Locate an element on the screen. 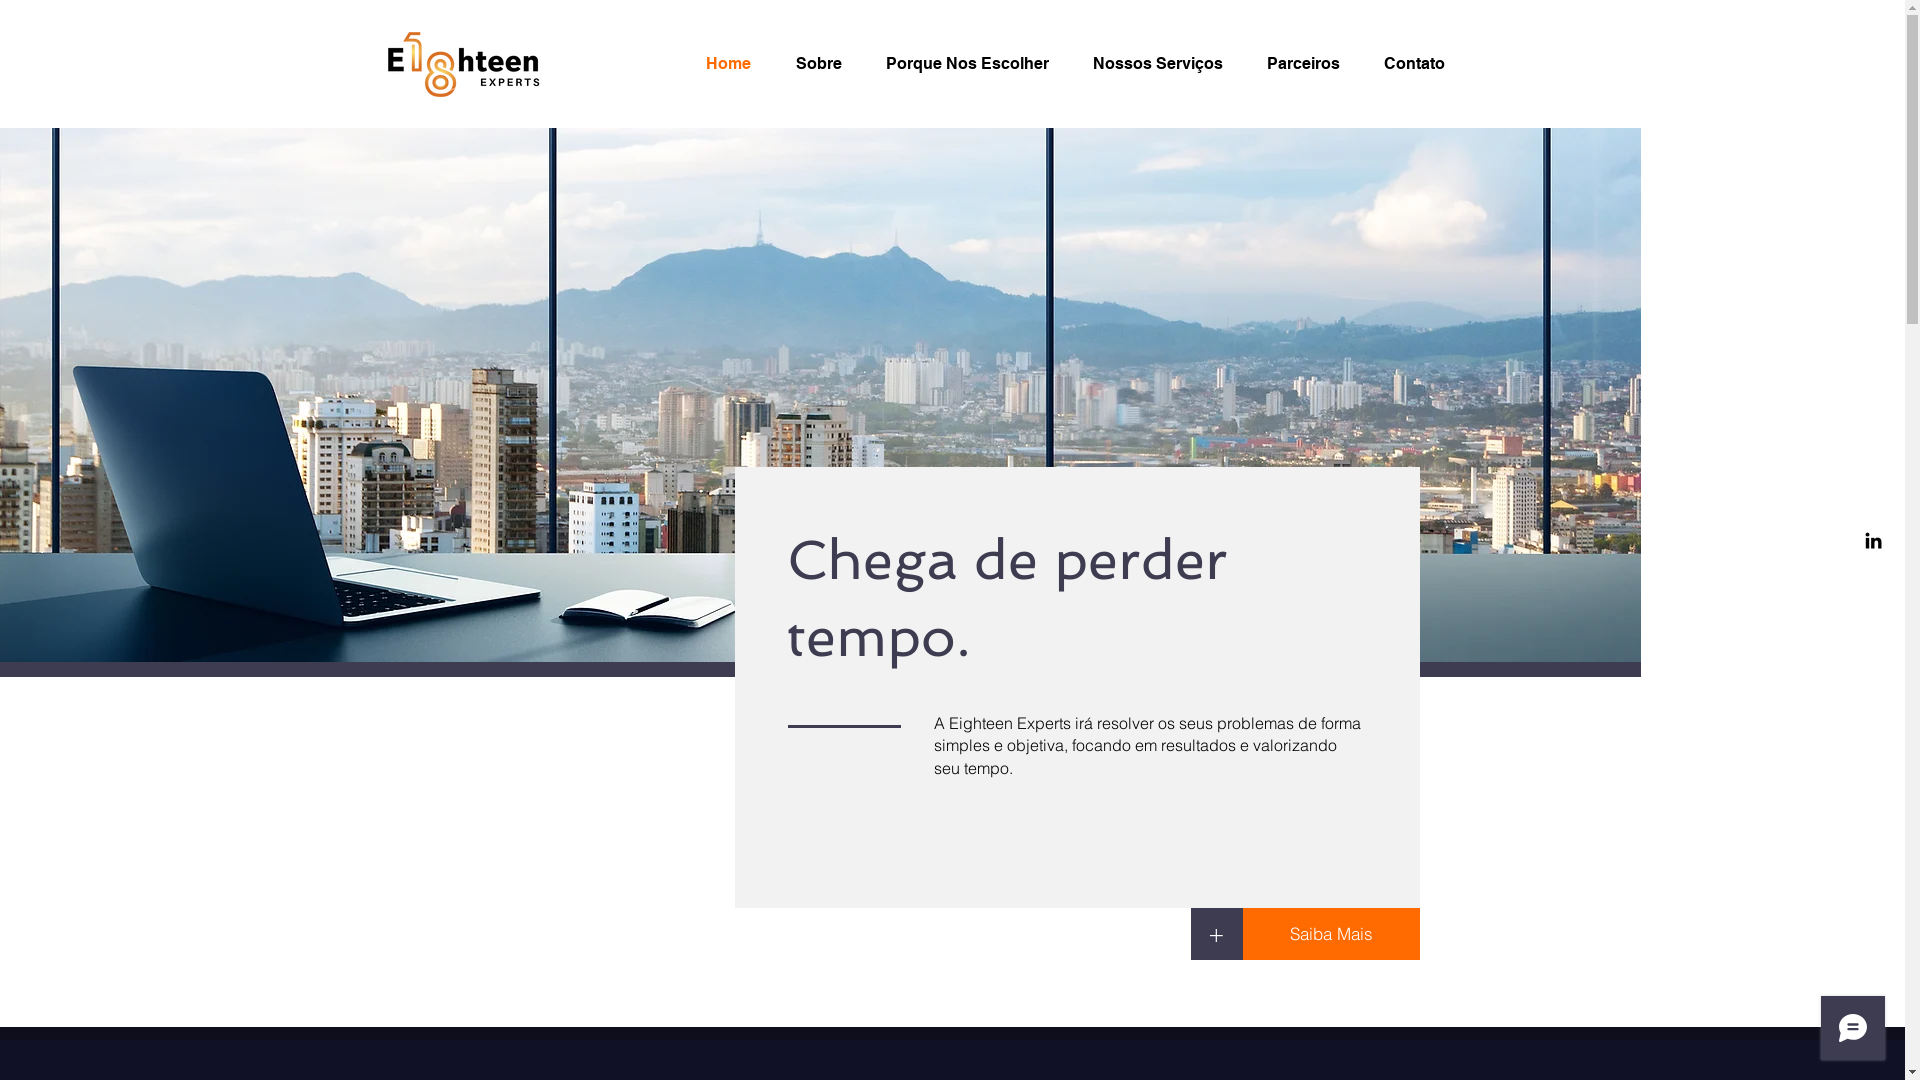 The height and width of the screenshot is (1080, 1920). '1.png' is located at coordinates (461, 63).